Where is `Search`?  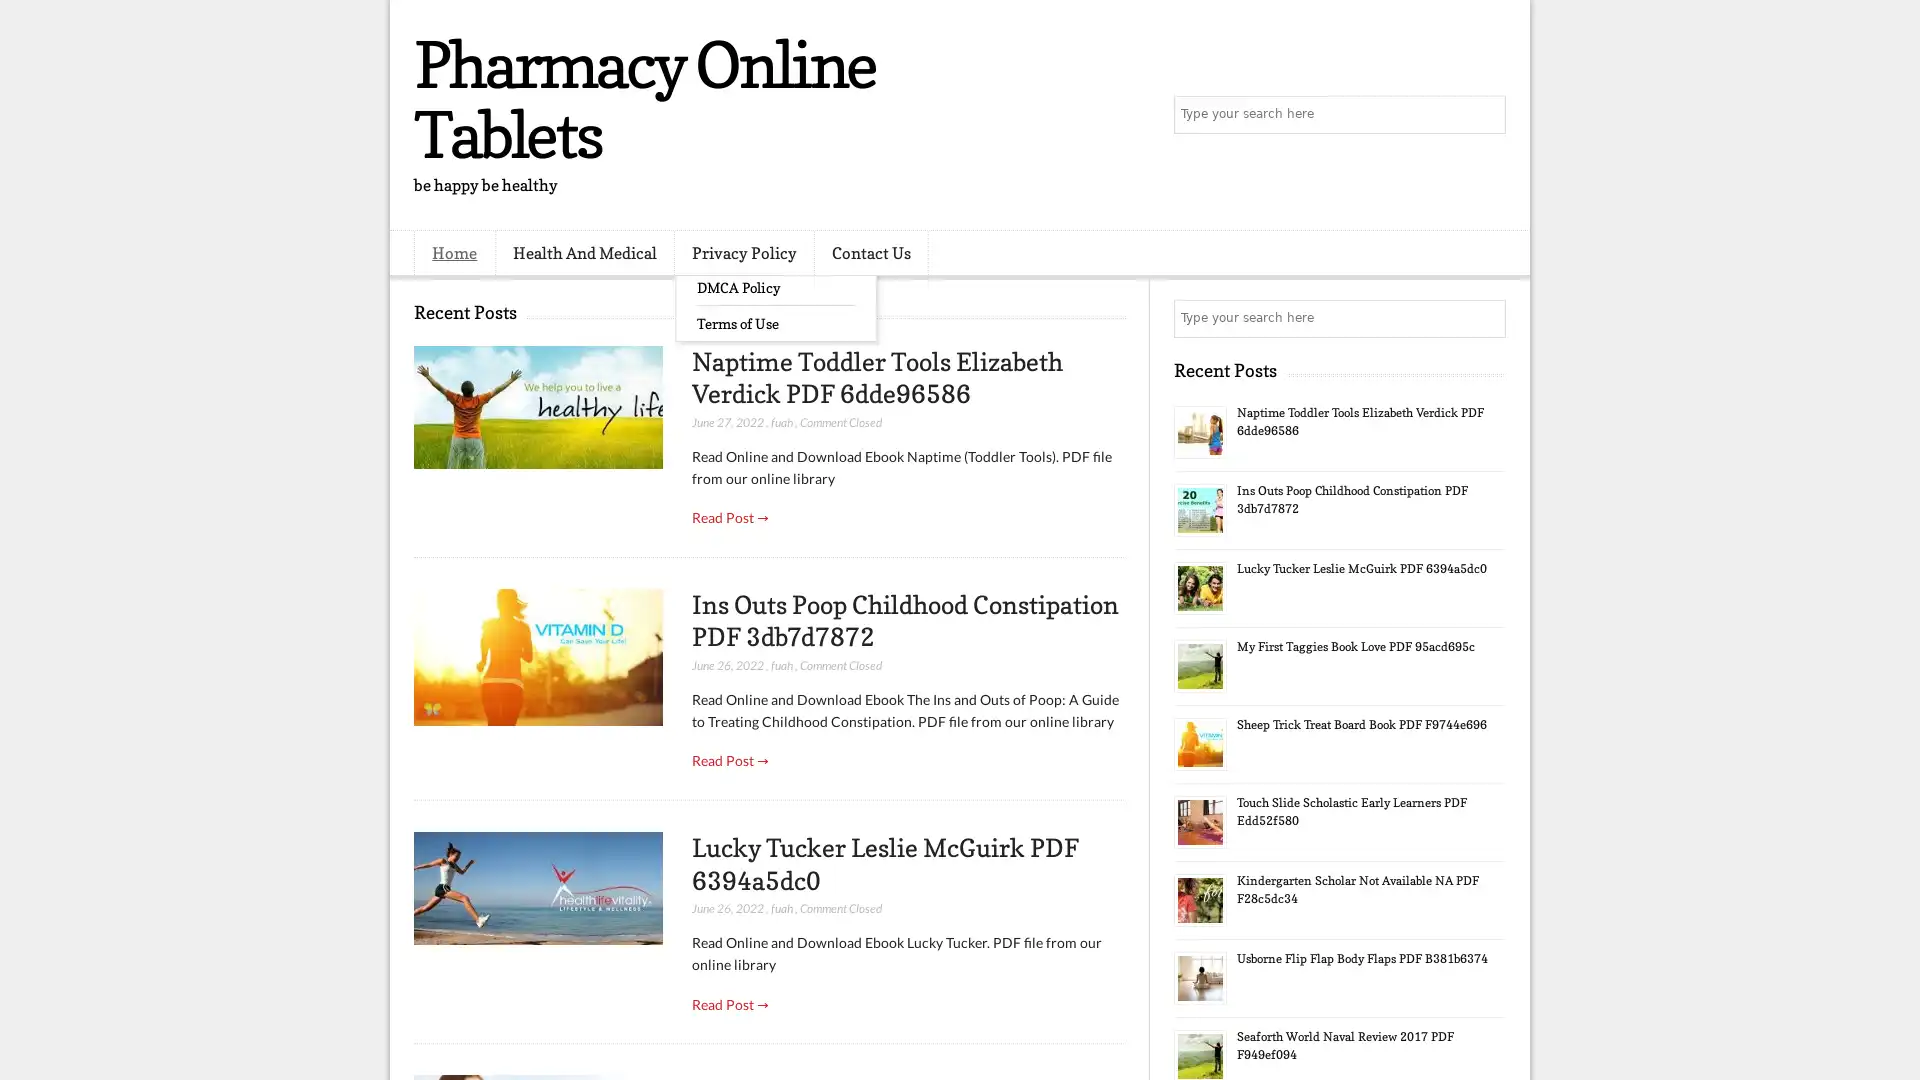
Search is located at coordinates (1485, 318).